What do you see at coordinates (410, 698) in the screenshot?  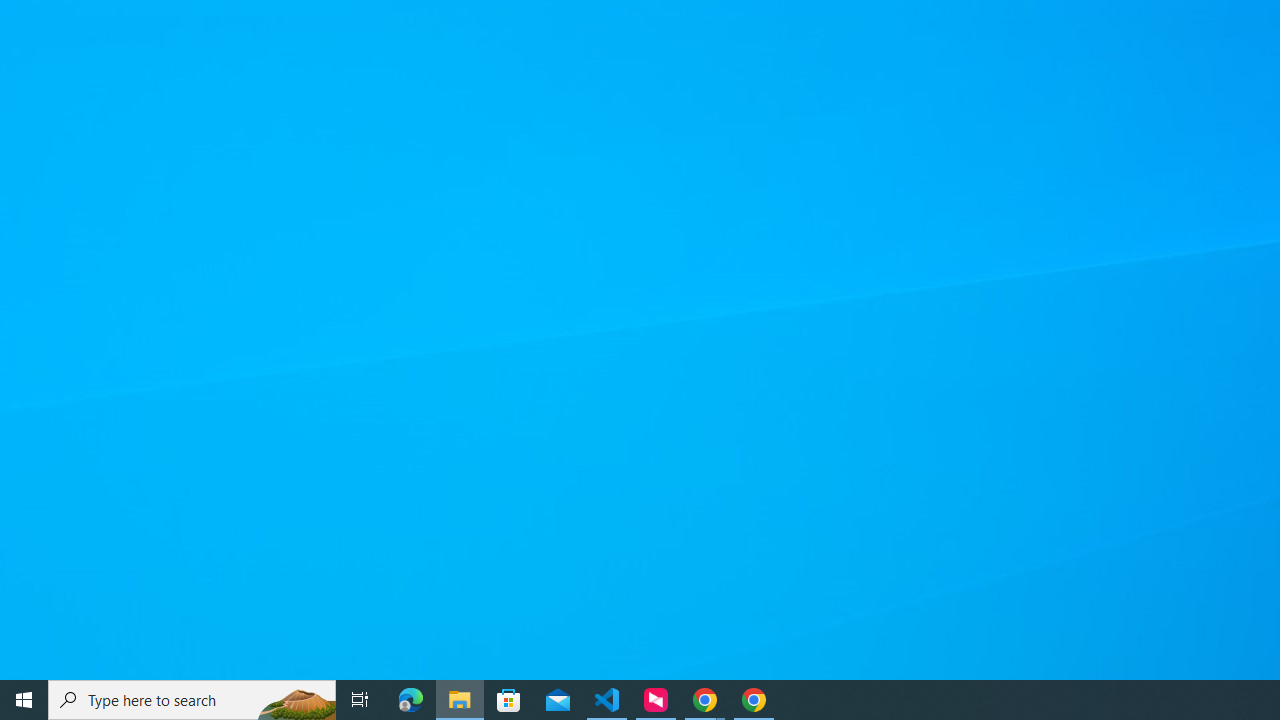 I see `'Microsoft Edge'` at bounding box center [410, 698].